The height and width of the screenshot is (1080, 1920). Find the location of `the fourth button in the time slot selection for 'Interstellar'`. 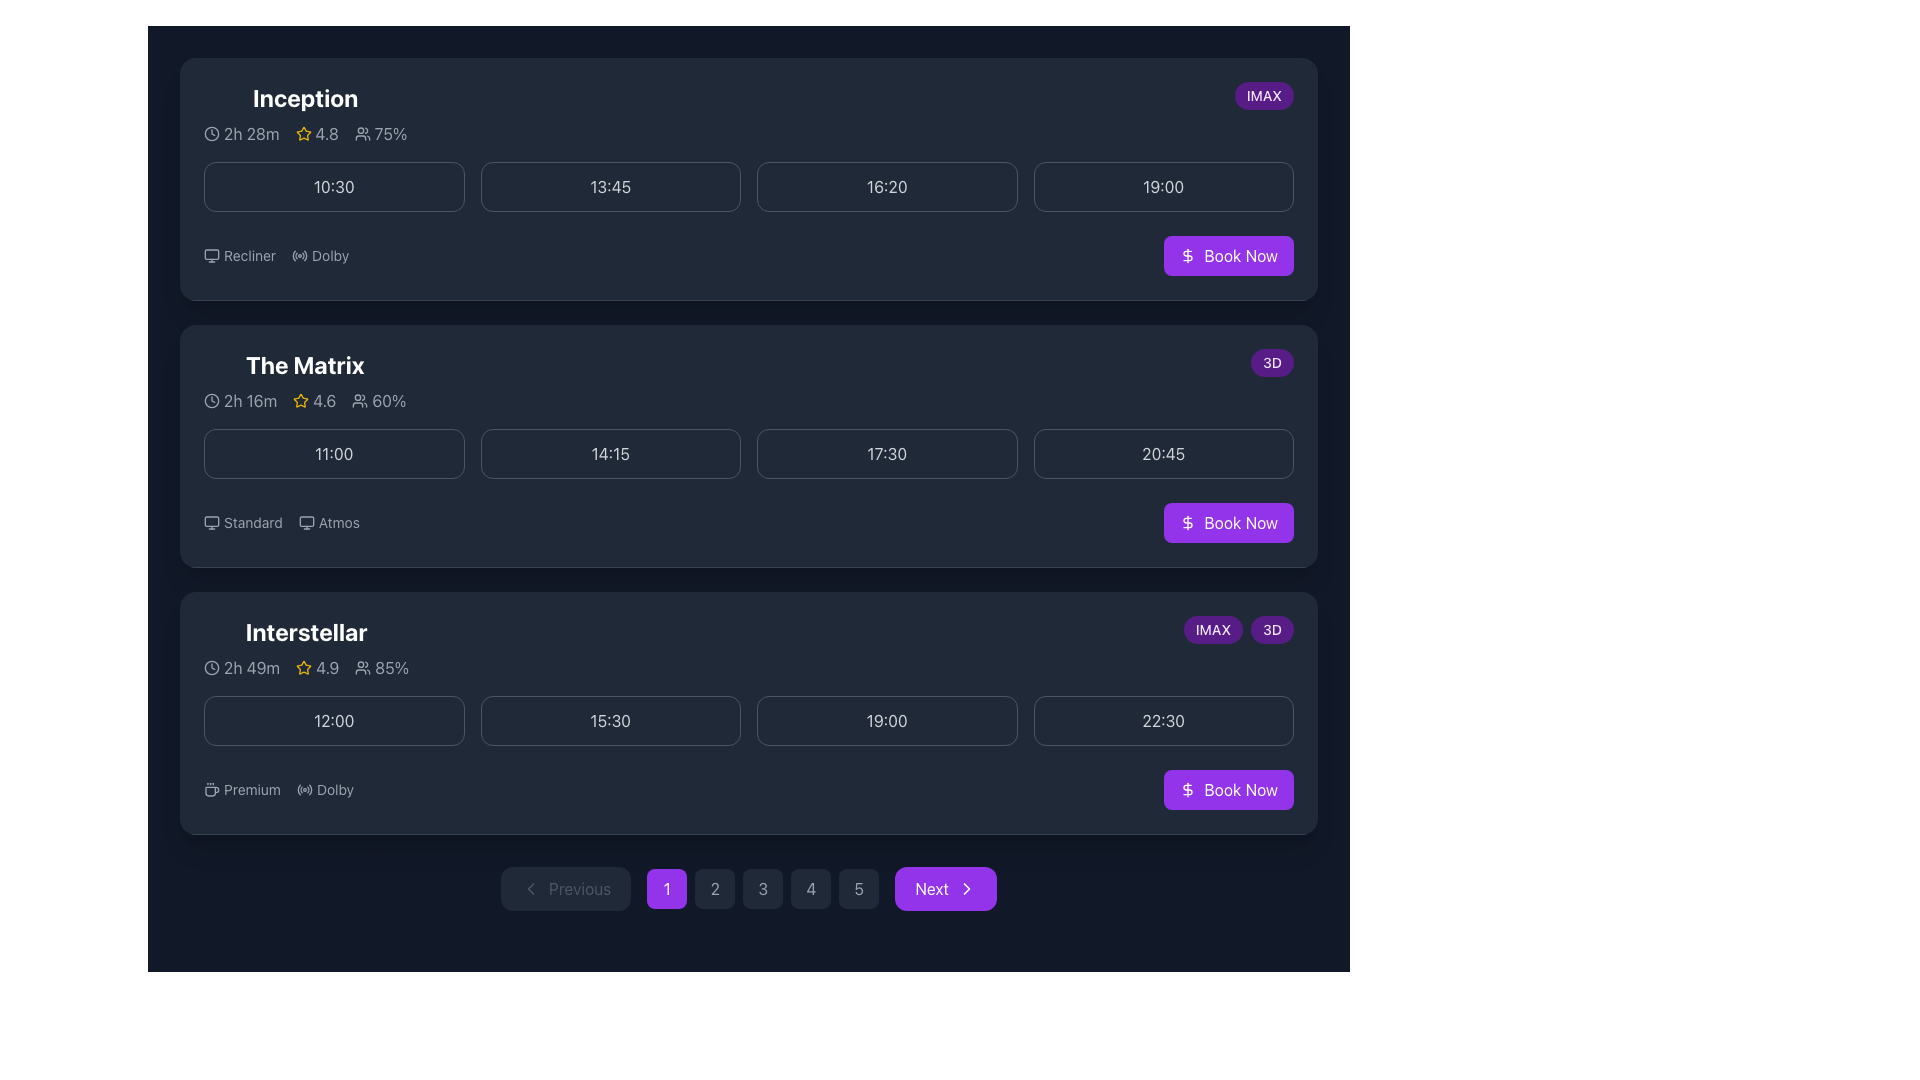

the fourth button in the time slot selection for 'Interstellar' is located at coordinates (1163, 721).